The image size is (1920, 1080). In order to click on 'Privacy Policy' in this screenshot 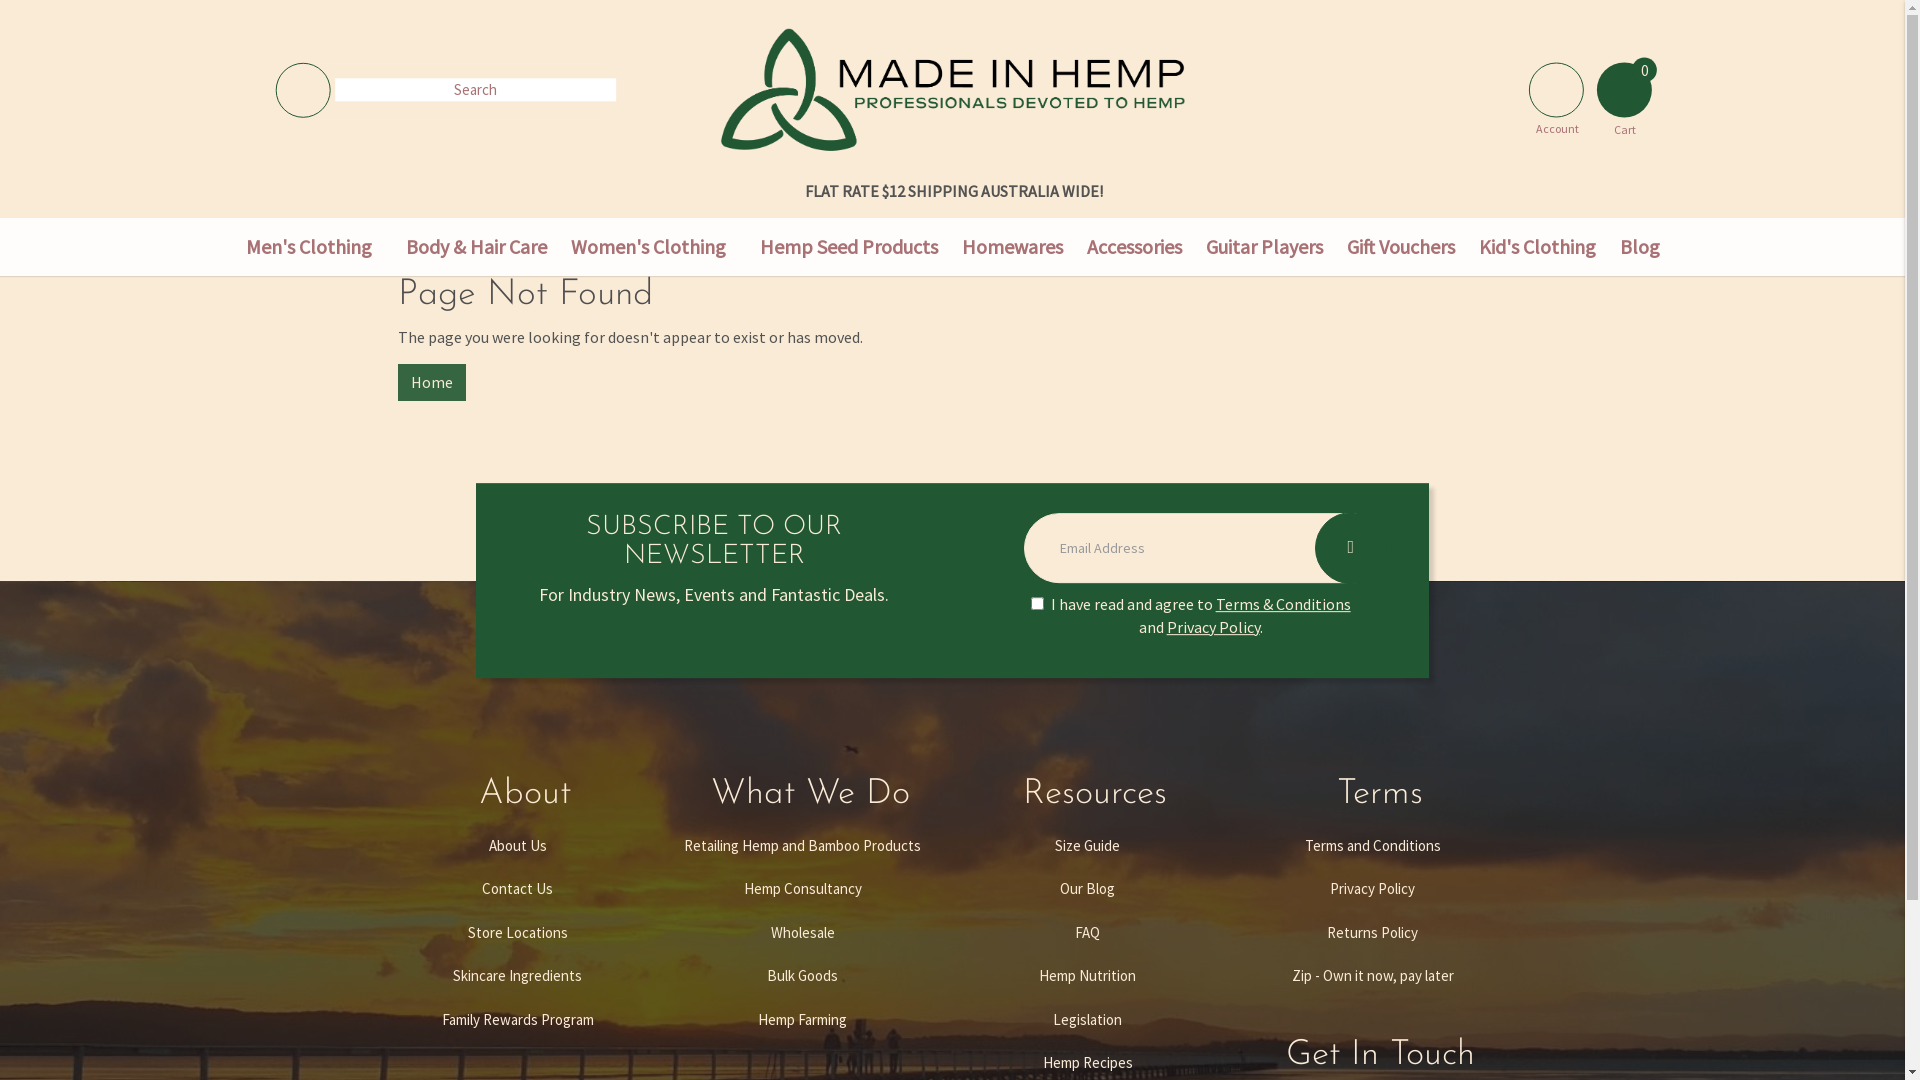, I will do `click(1212, 626)`.